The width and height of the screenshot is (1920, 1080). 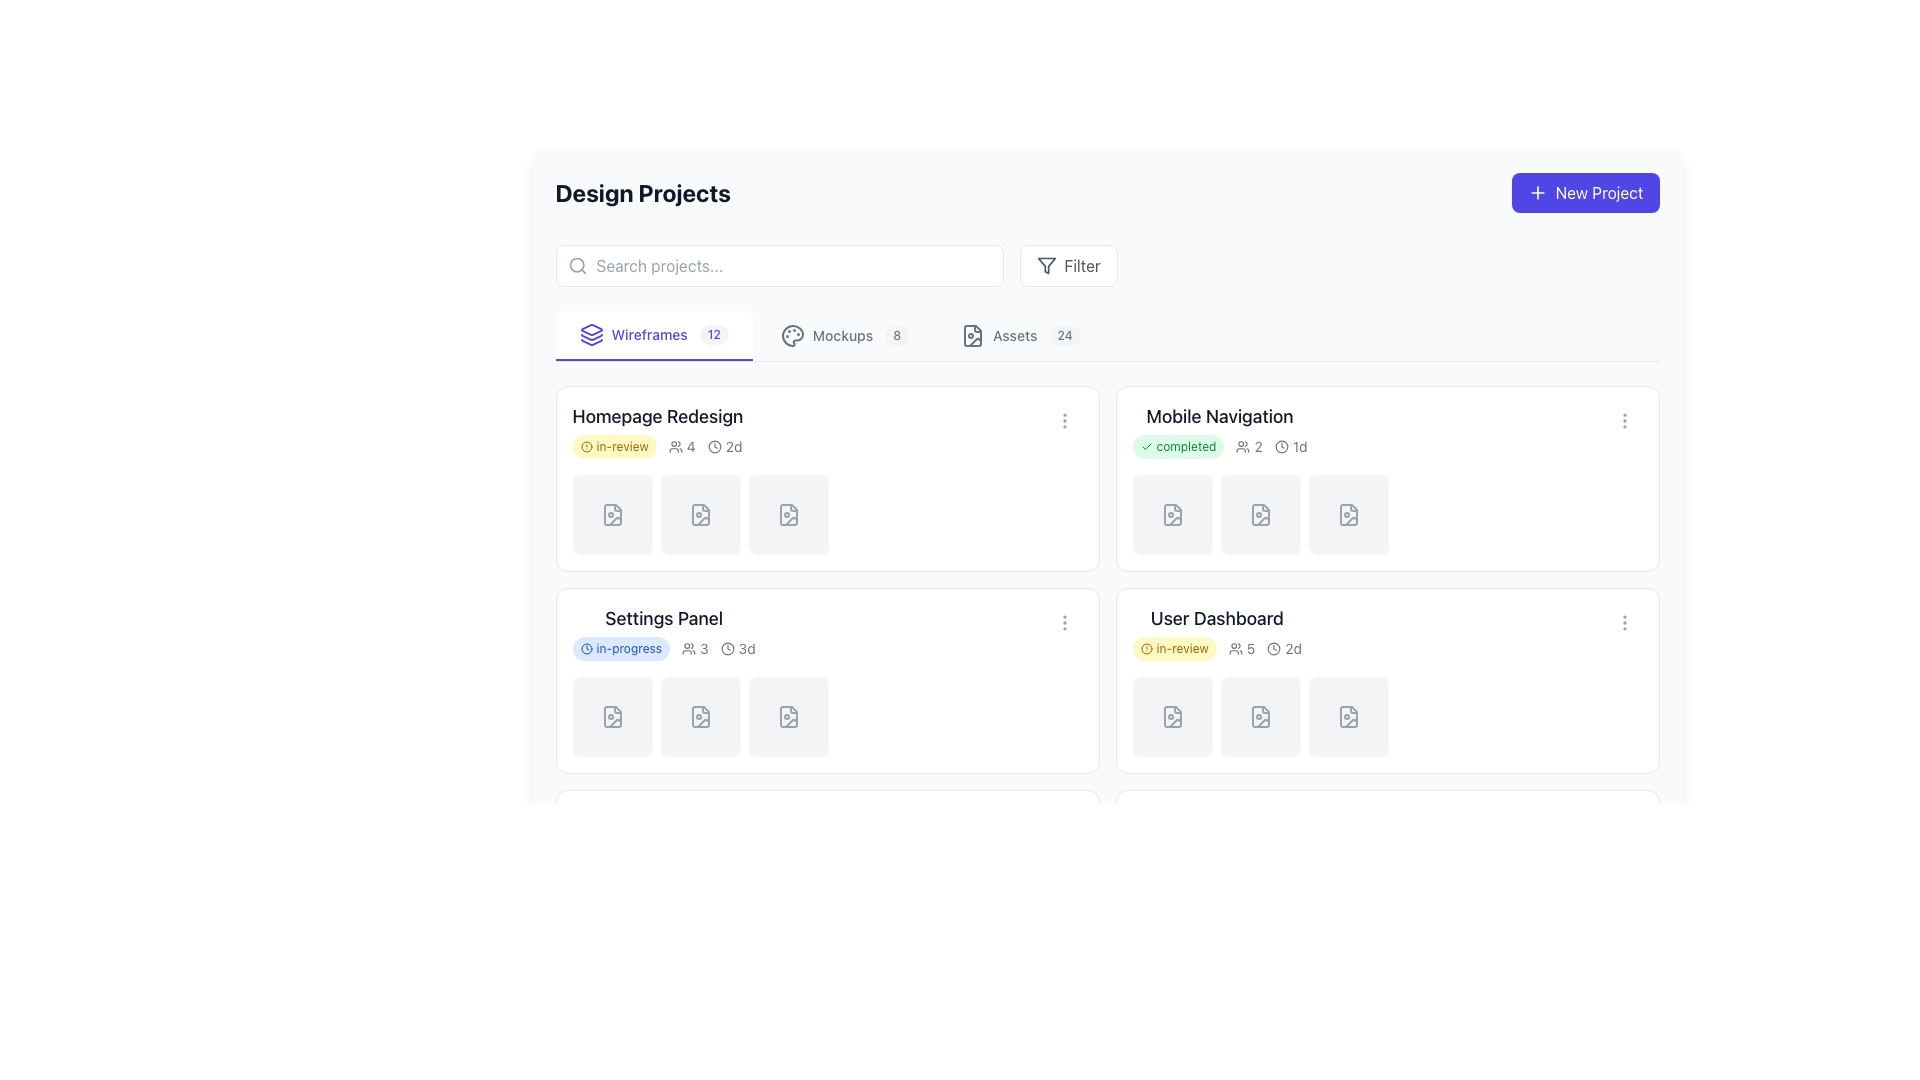 What do you see at coordinates (1063, 622) in the screenshot?
I see `the overflow menu toggle located in the top-right corner of the 'Settings Panel' card` at bounding box center [1063, 622].